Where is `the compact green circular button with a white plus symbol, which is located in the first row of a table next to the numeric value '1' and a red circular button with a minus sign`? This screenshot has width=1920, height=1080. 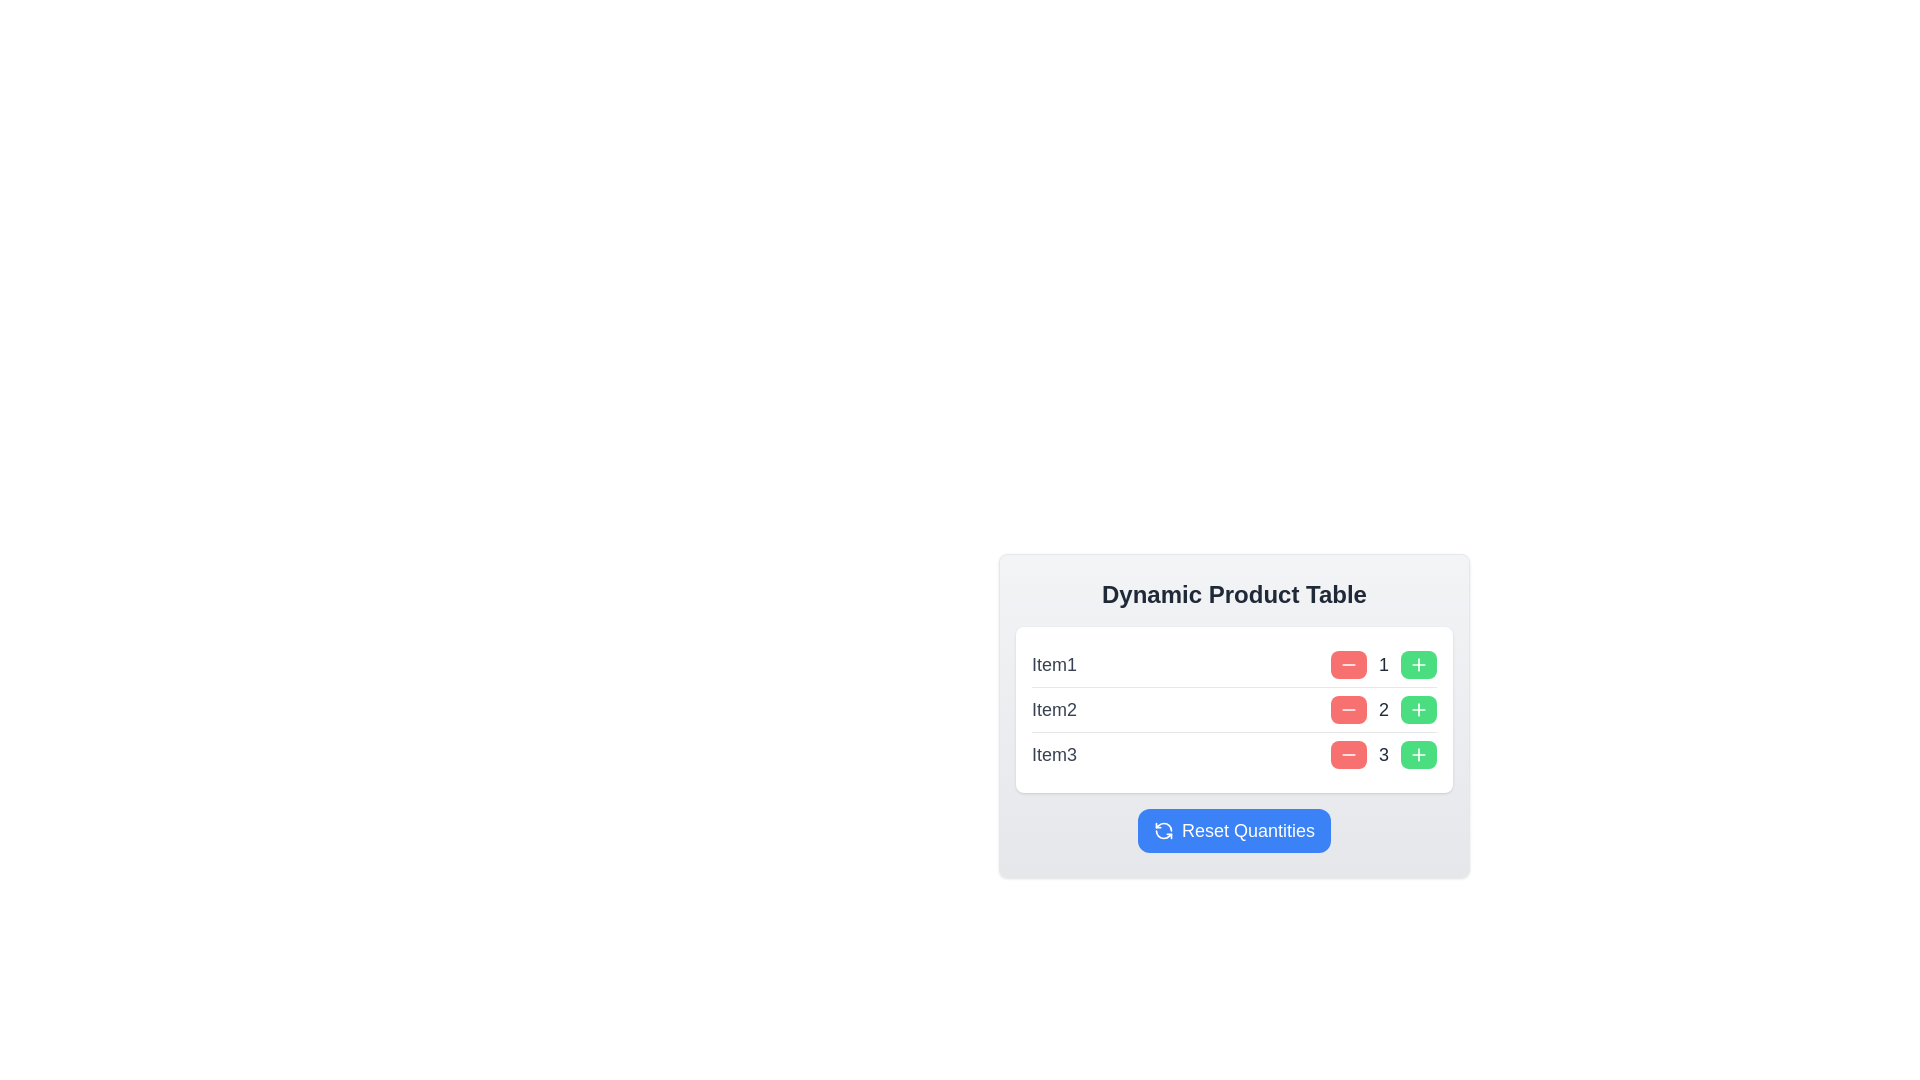 the compact green circular button with a white plus symbol, which is located in the first row of a table next to the numeric value '1' and a red circular button with a minus sign is located at coordinates (1418, 664).